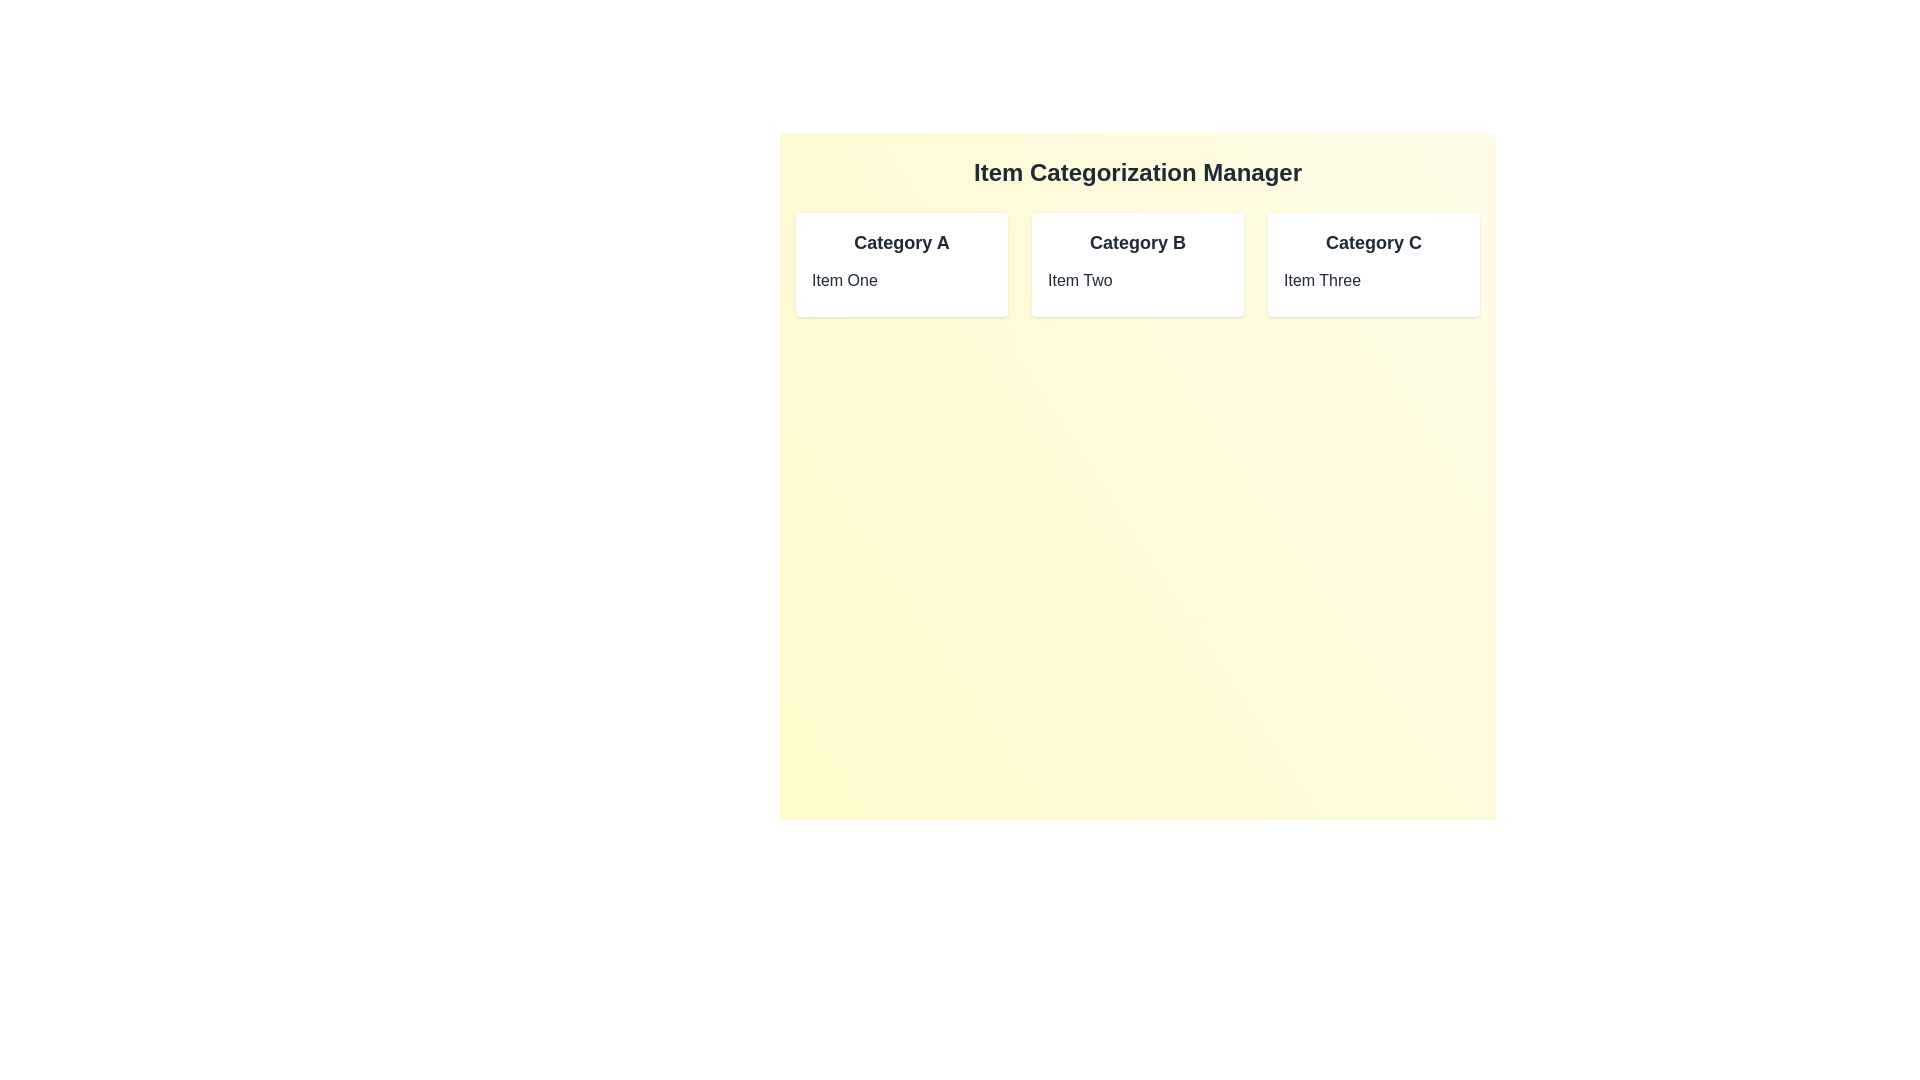  Describe the element at coordinates (1372, 281) in the screenshot. I see `the item Item Three to display its details` at that location.